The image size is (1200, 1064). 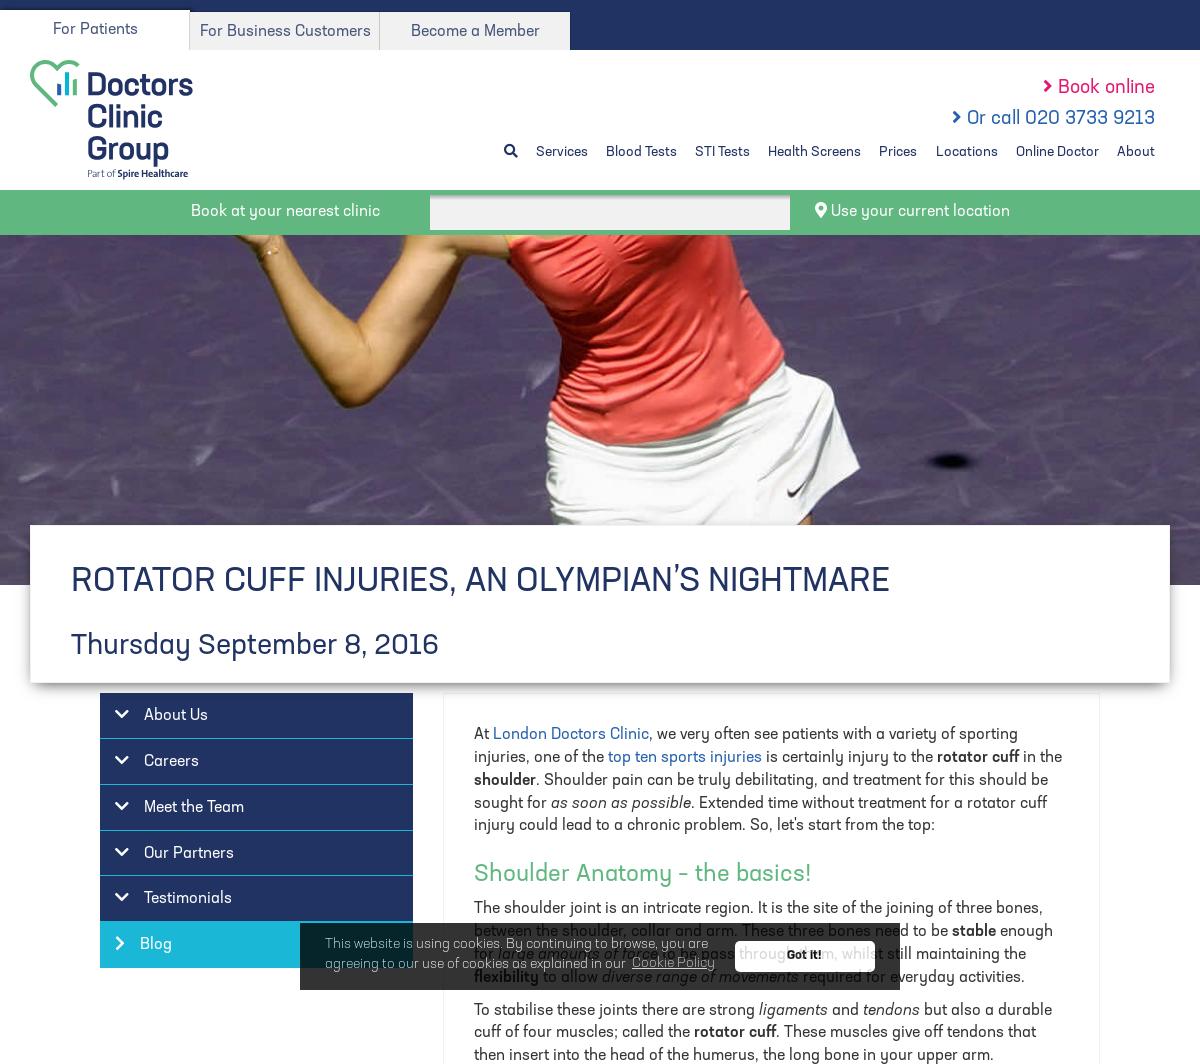 I want to click on 'large amounts of force', so click(x=497, y=953).